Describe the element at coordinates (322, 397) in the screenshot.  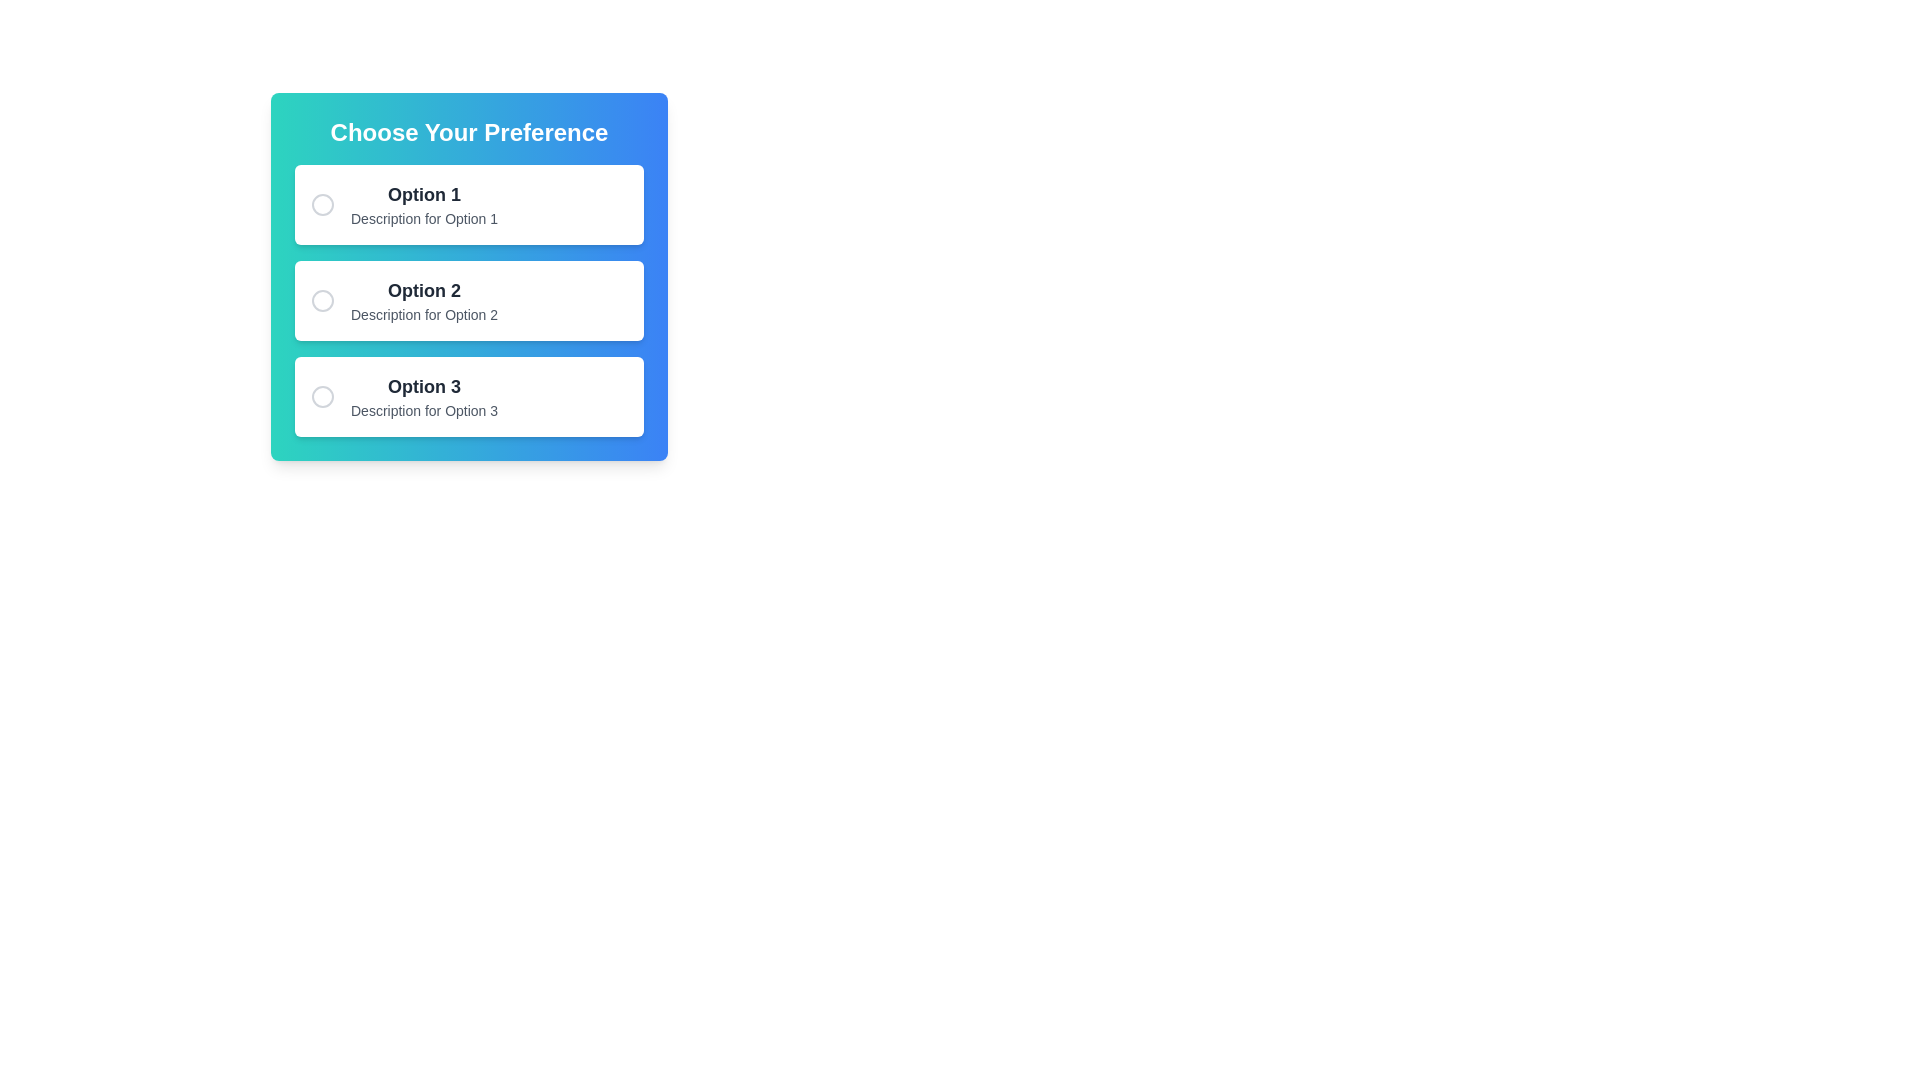
I see `the third radio button in the vertical list that has a light gray border and a transparent center, which is associated with 'Option 3'` at that location.